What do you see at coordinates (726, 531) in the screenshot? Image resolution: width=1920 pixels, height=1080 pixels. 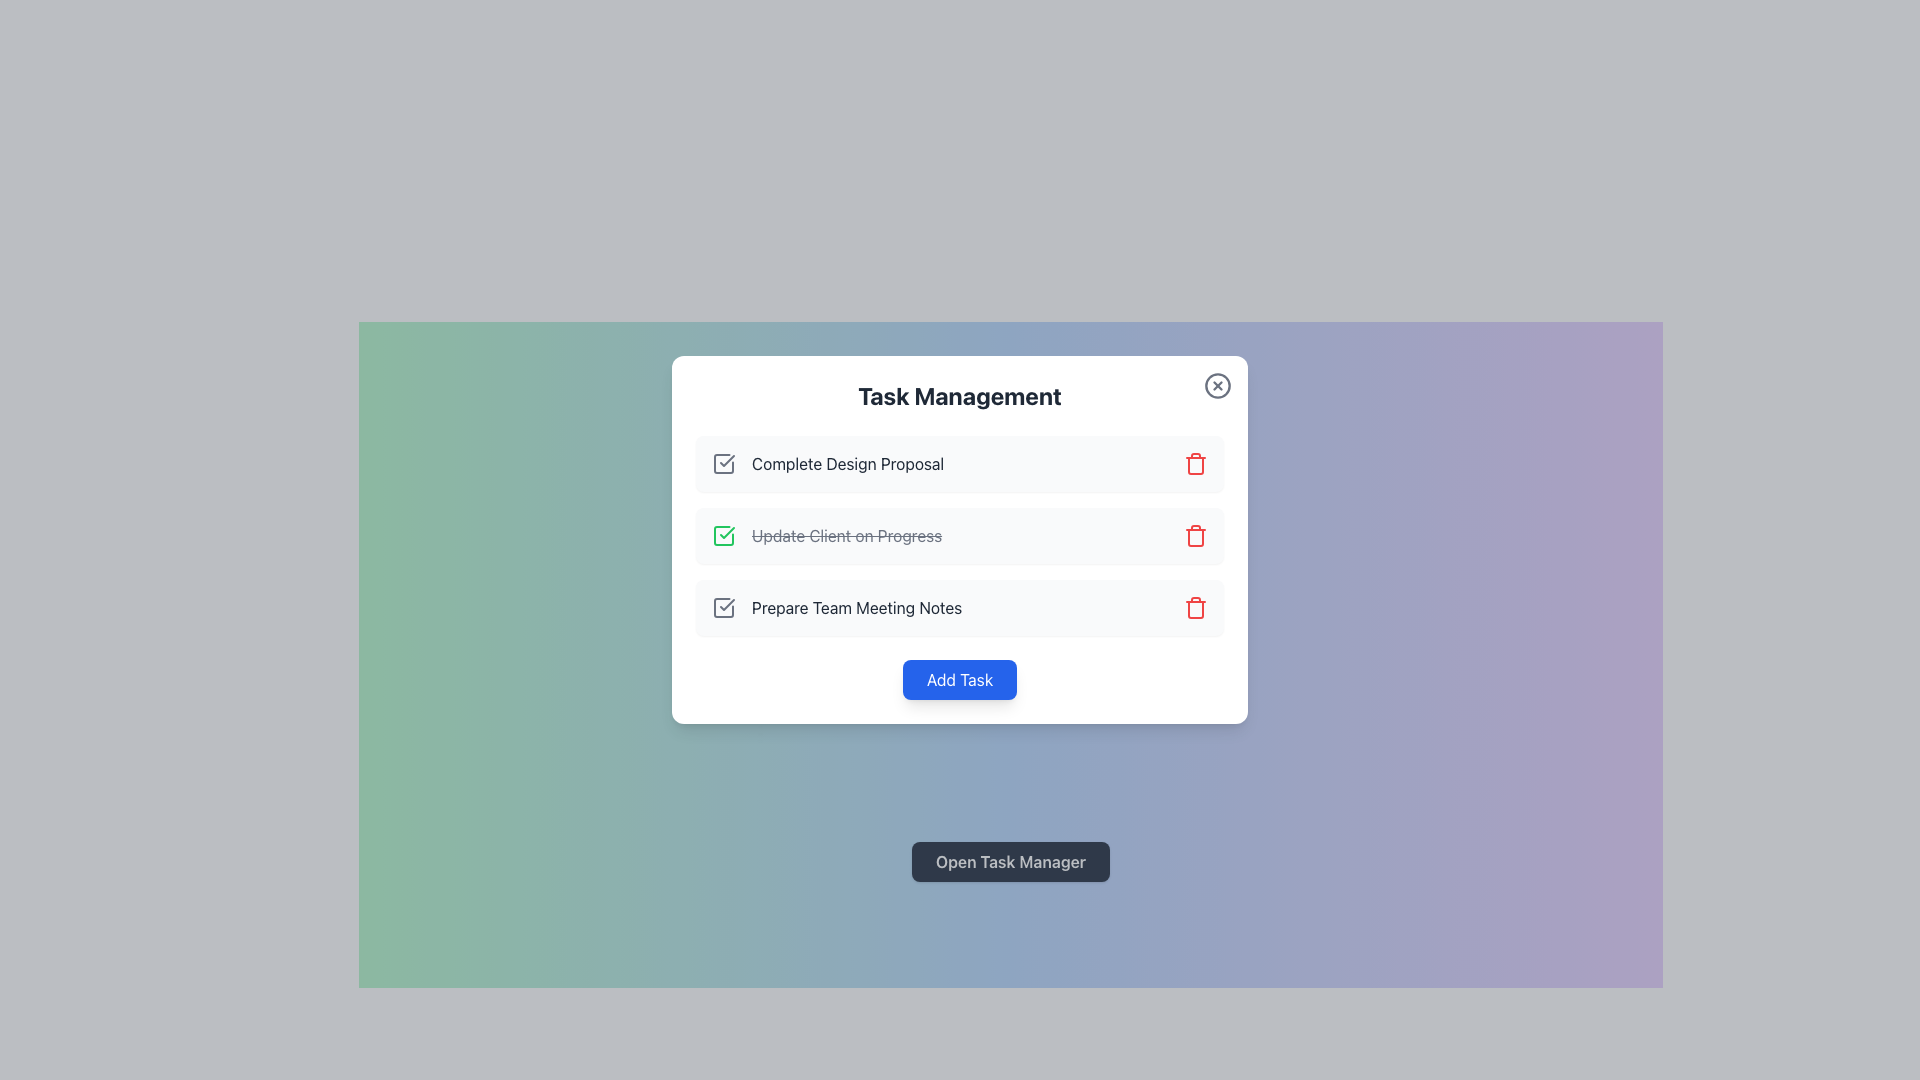 I see `the green checkmark icon representing a completed task in the task list for 'Update Client on Progress'` at bounding box center [726, 531].